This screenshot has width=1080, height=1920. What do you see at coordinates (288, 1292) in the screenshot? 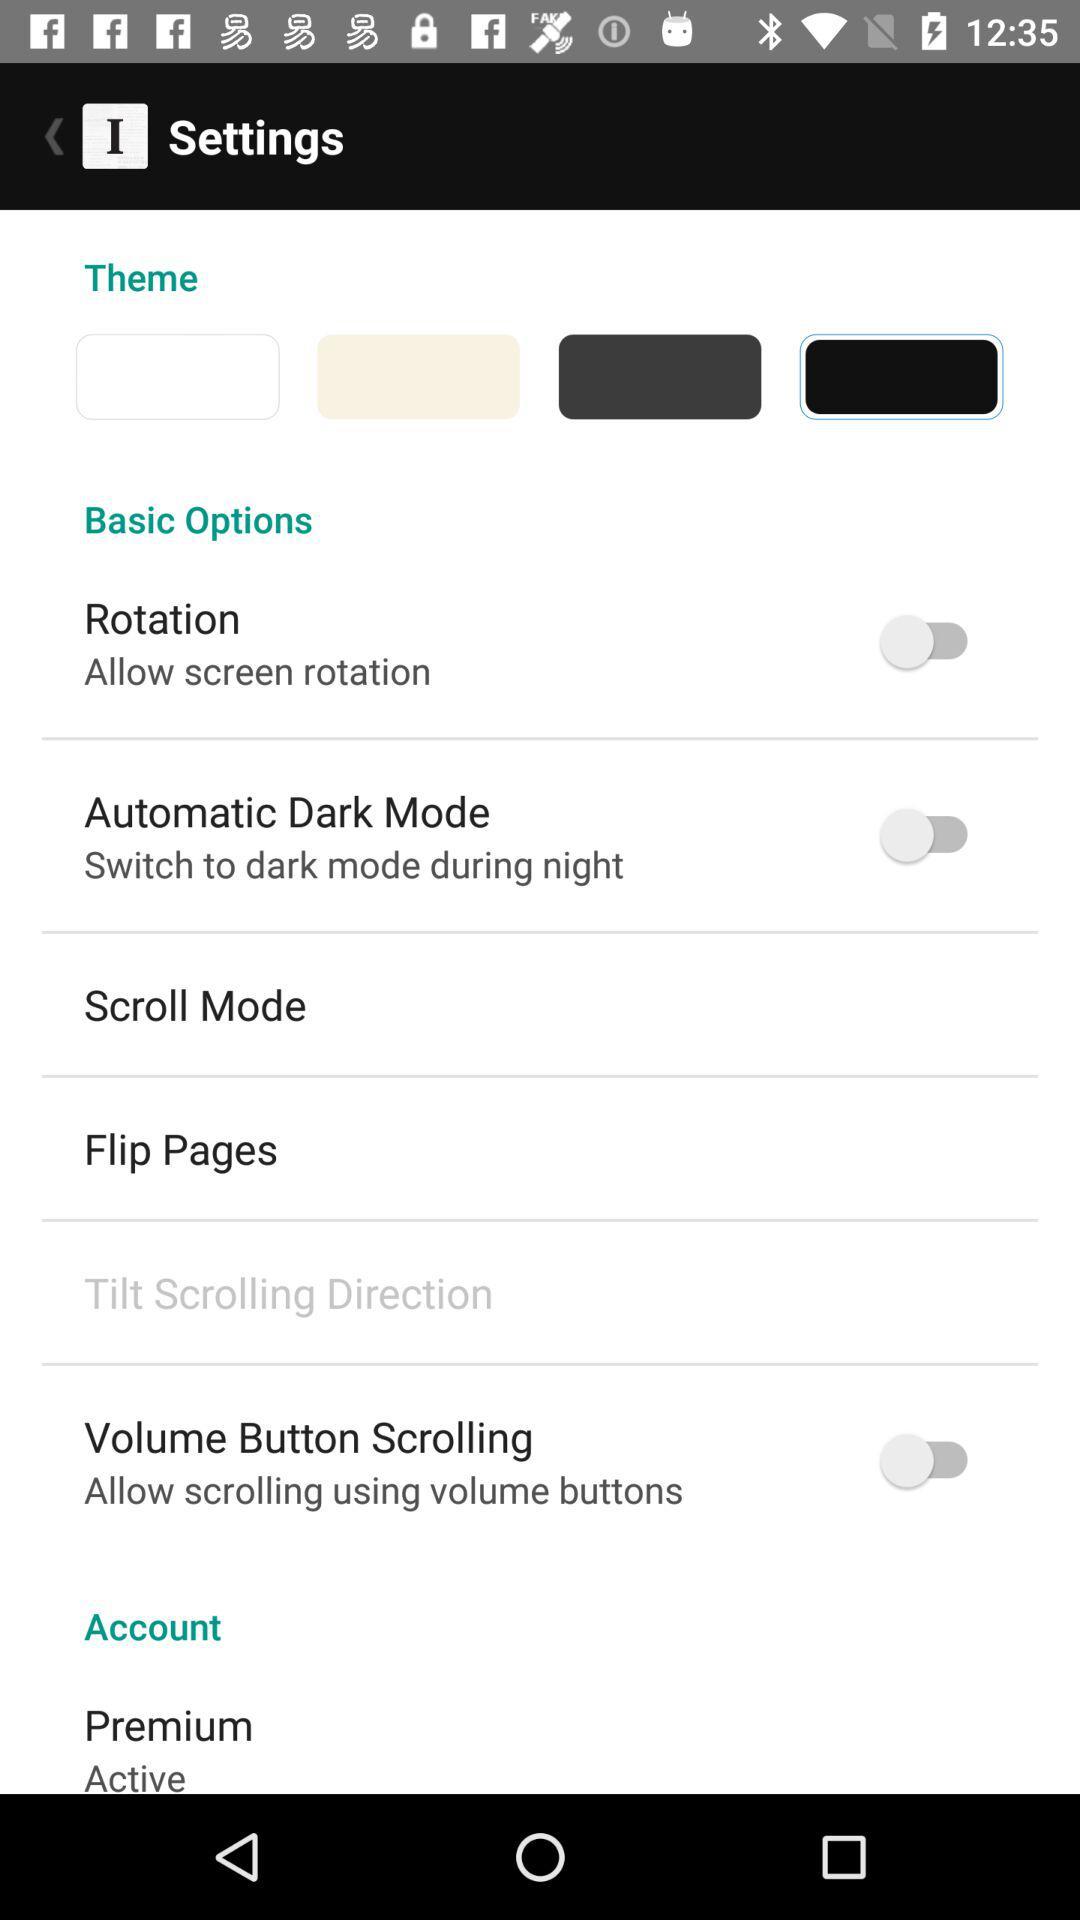
I see `the tilt scrolling direction` at bounding box center [288, 1292].